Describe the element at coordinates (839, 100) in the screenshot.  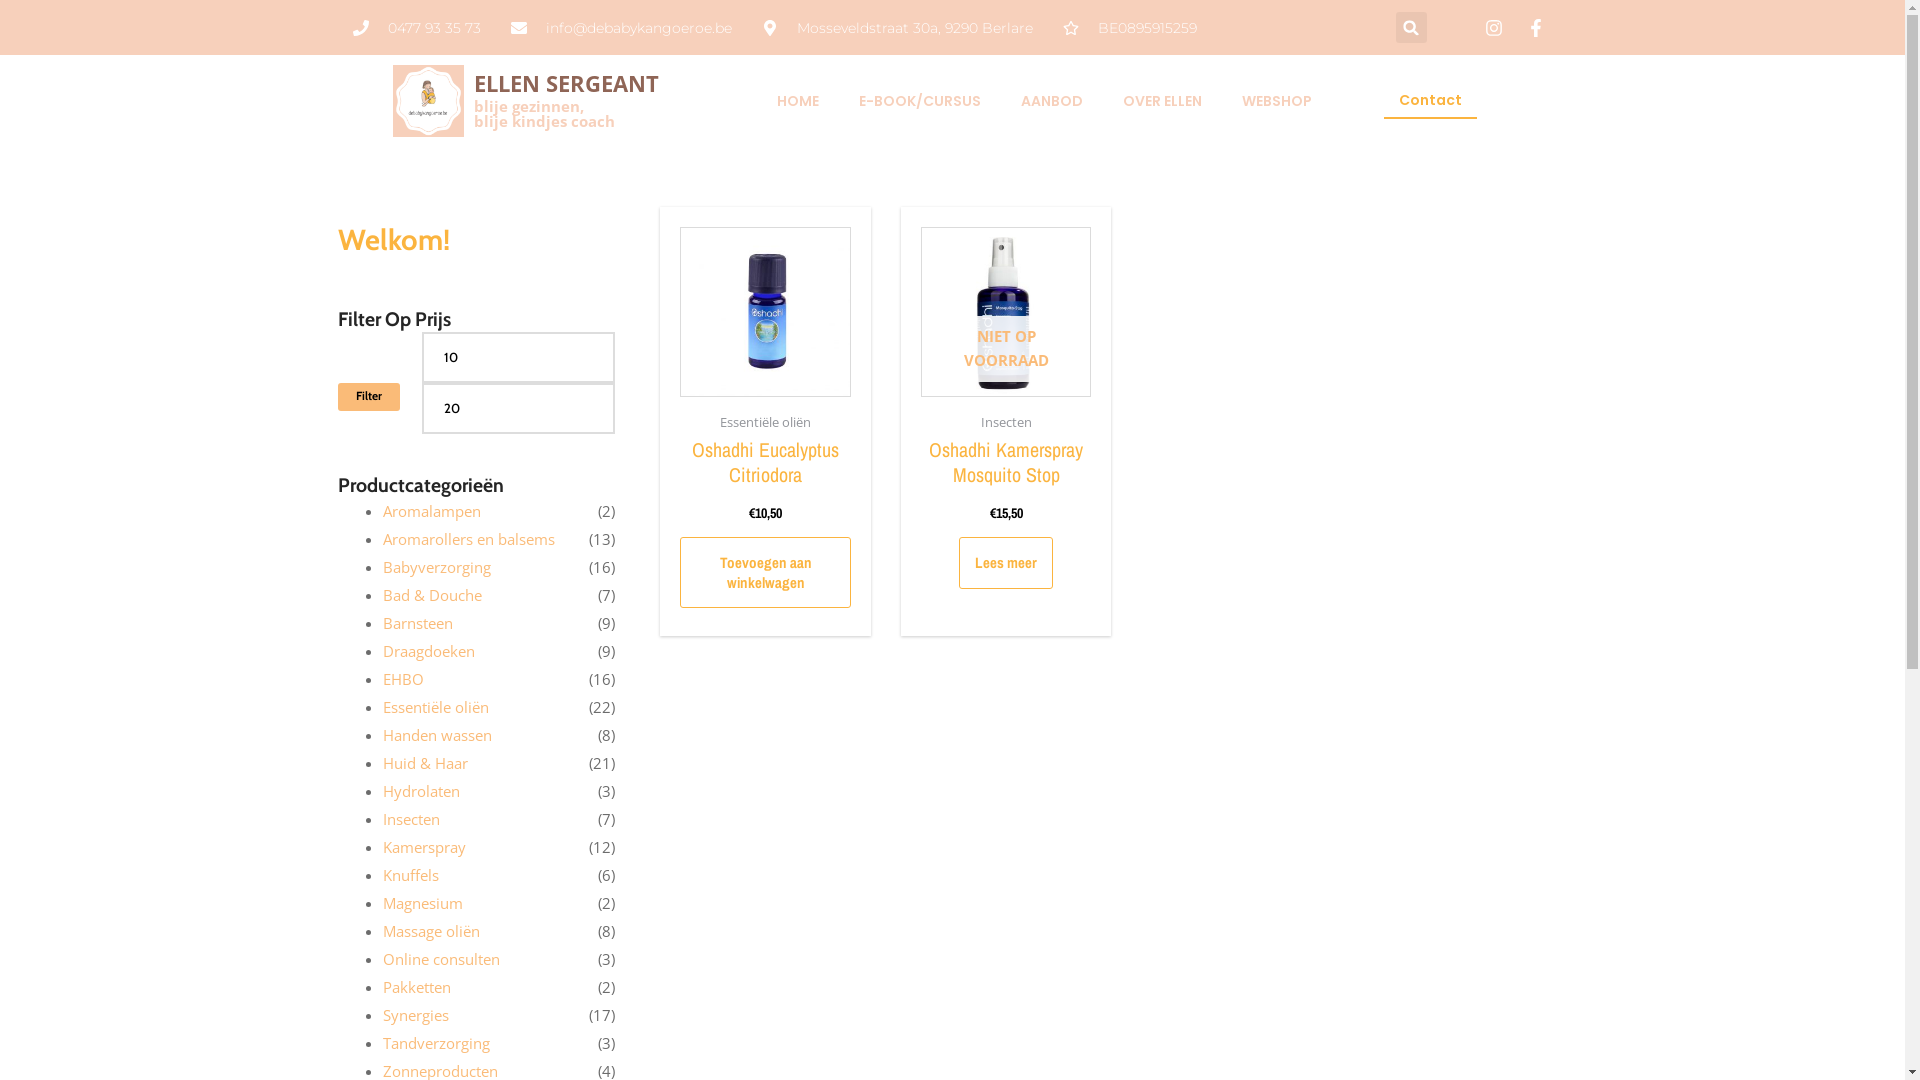
I see `'E-BOOK/CURSUS'` at that location.